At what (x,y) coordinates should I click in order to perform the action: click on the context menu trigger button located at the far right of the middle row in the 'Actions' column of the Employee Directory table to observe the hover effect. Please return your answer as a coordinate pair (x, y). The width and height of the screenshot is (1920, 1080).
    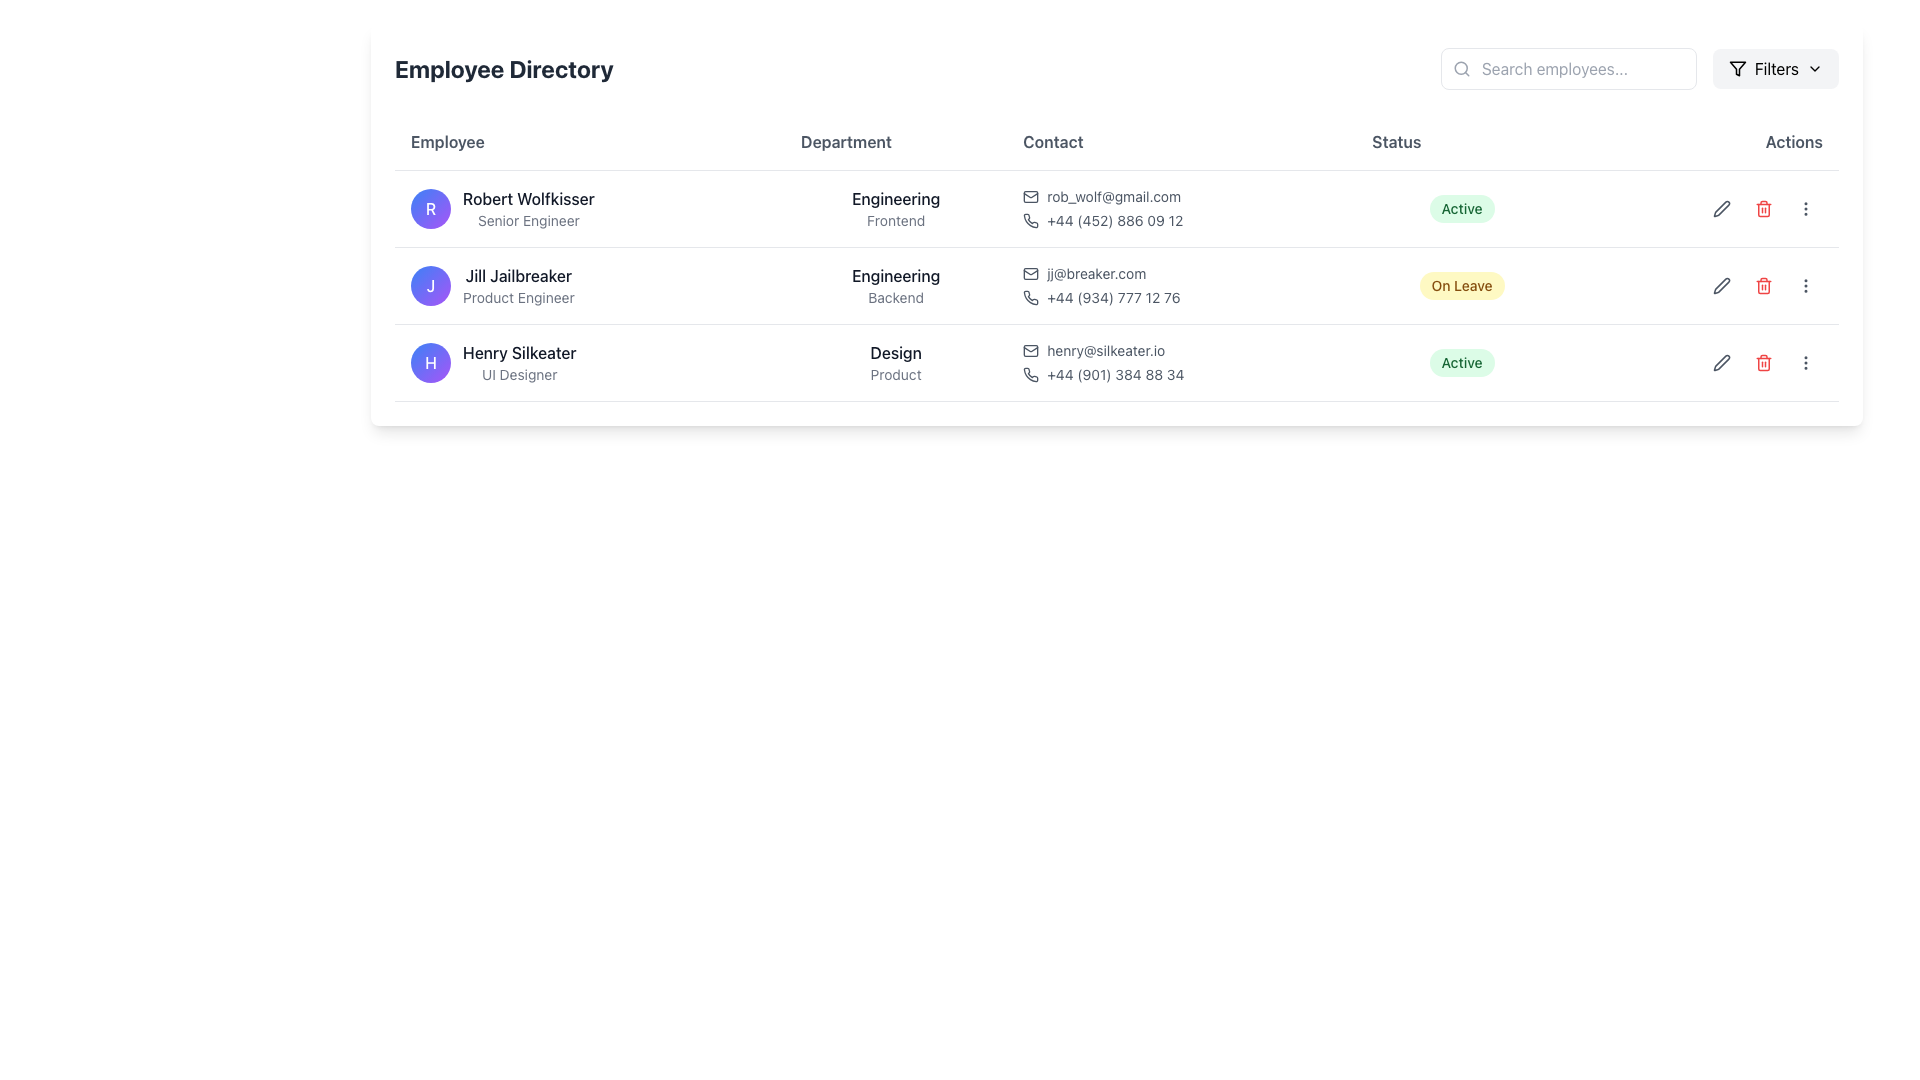
    Looking at the image, I should click on (1805, 285).